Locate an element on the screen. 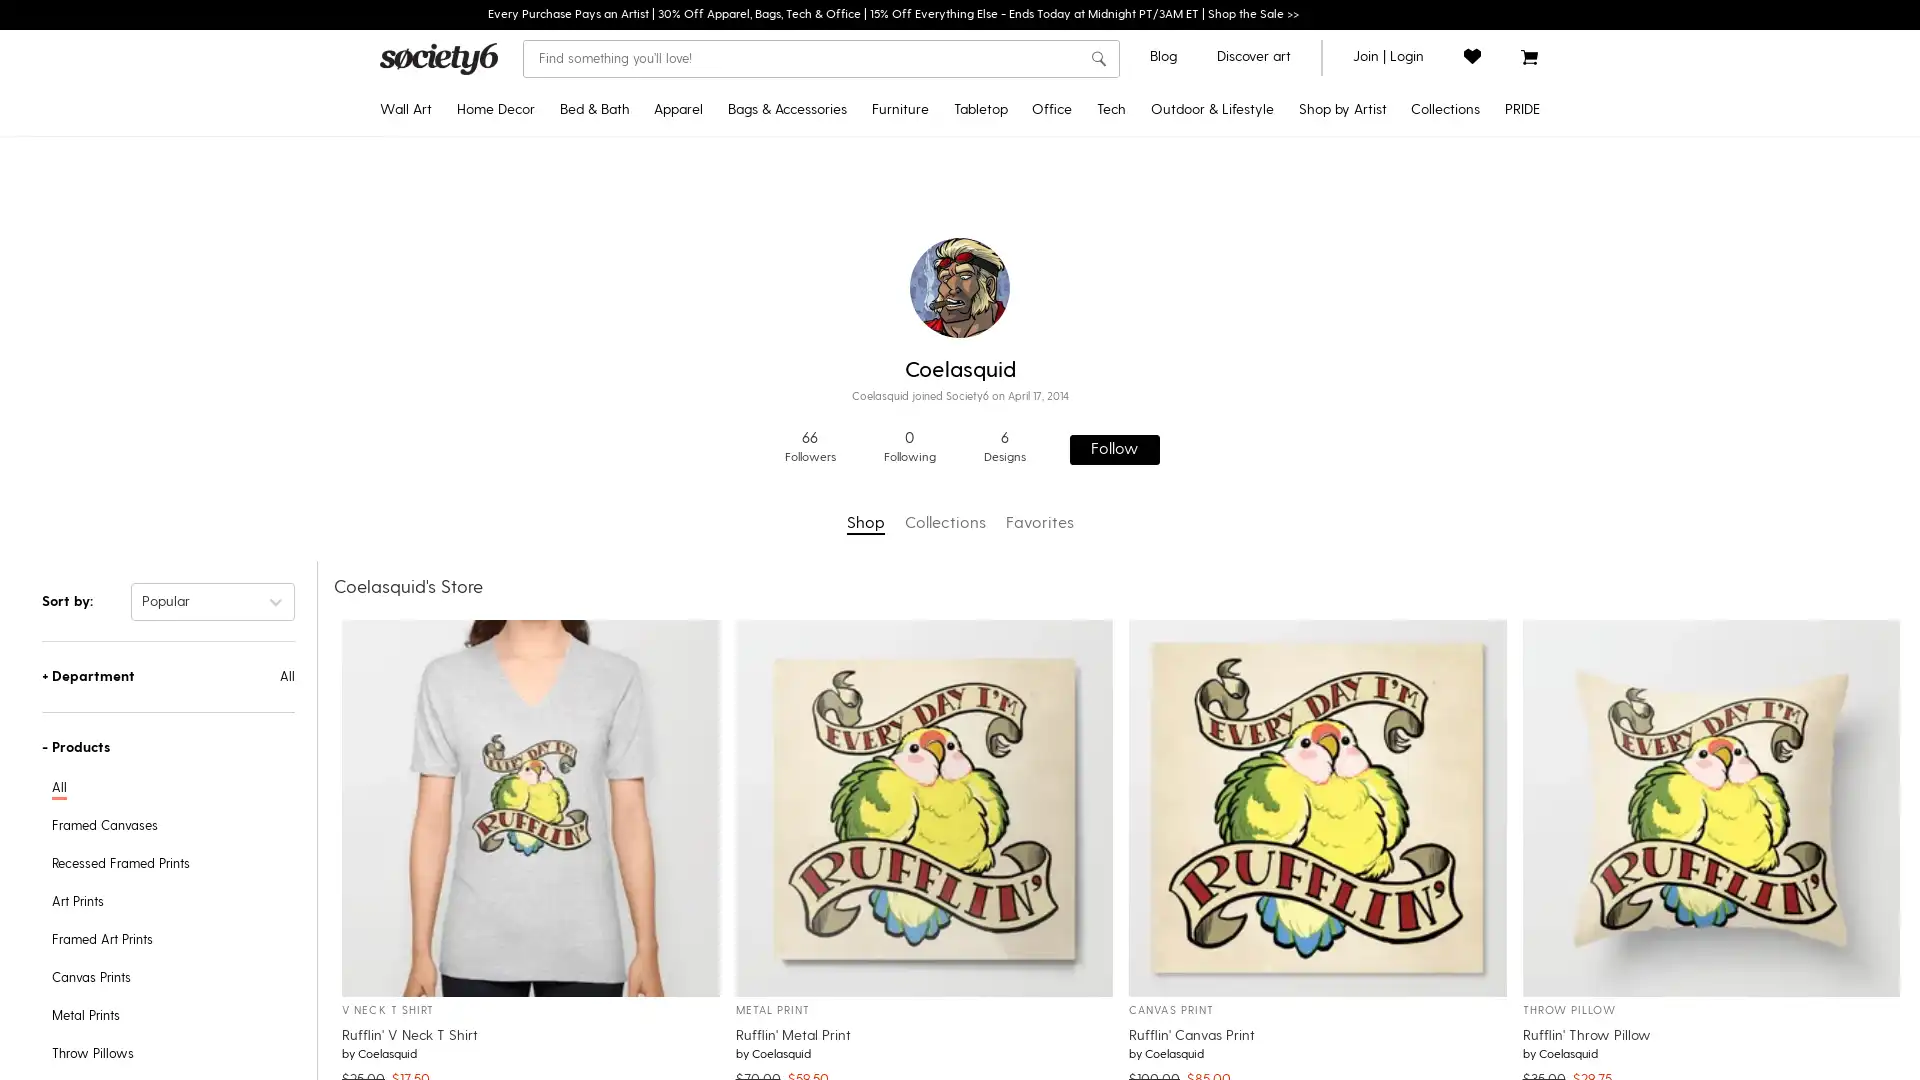  Curator's Picks is located at coordinates (1371, 322).